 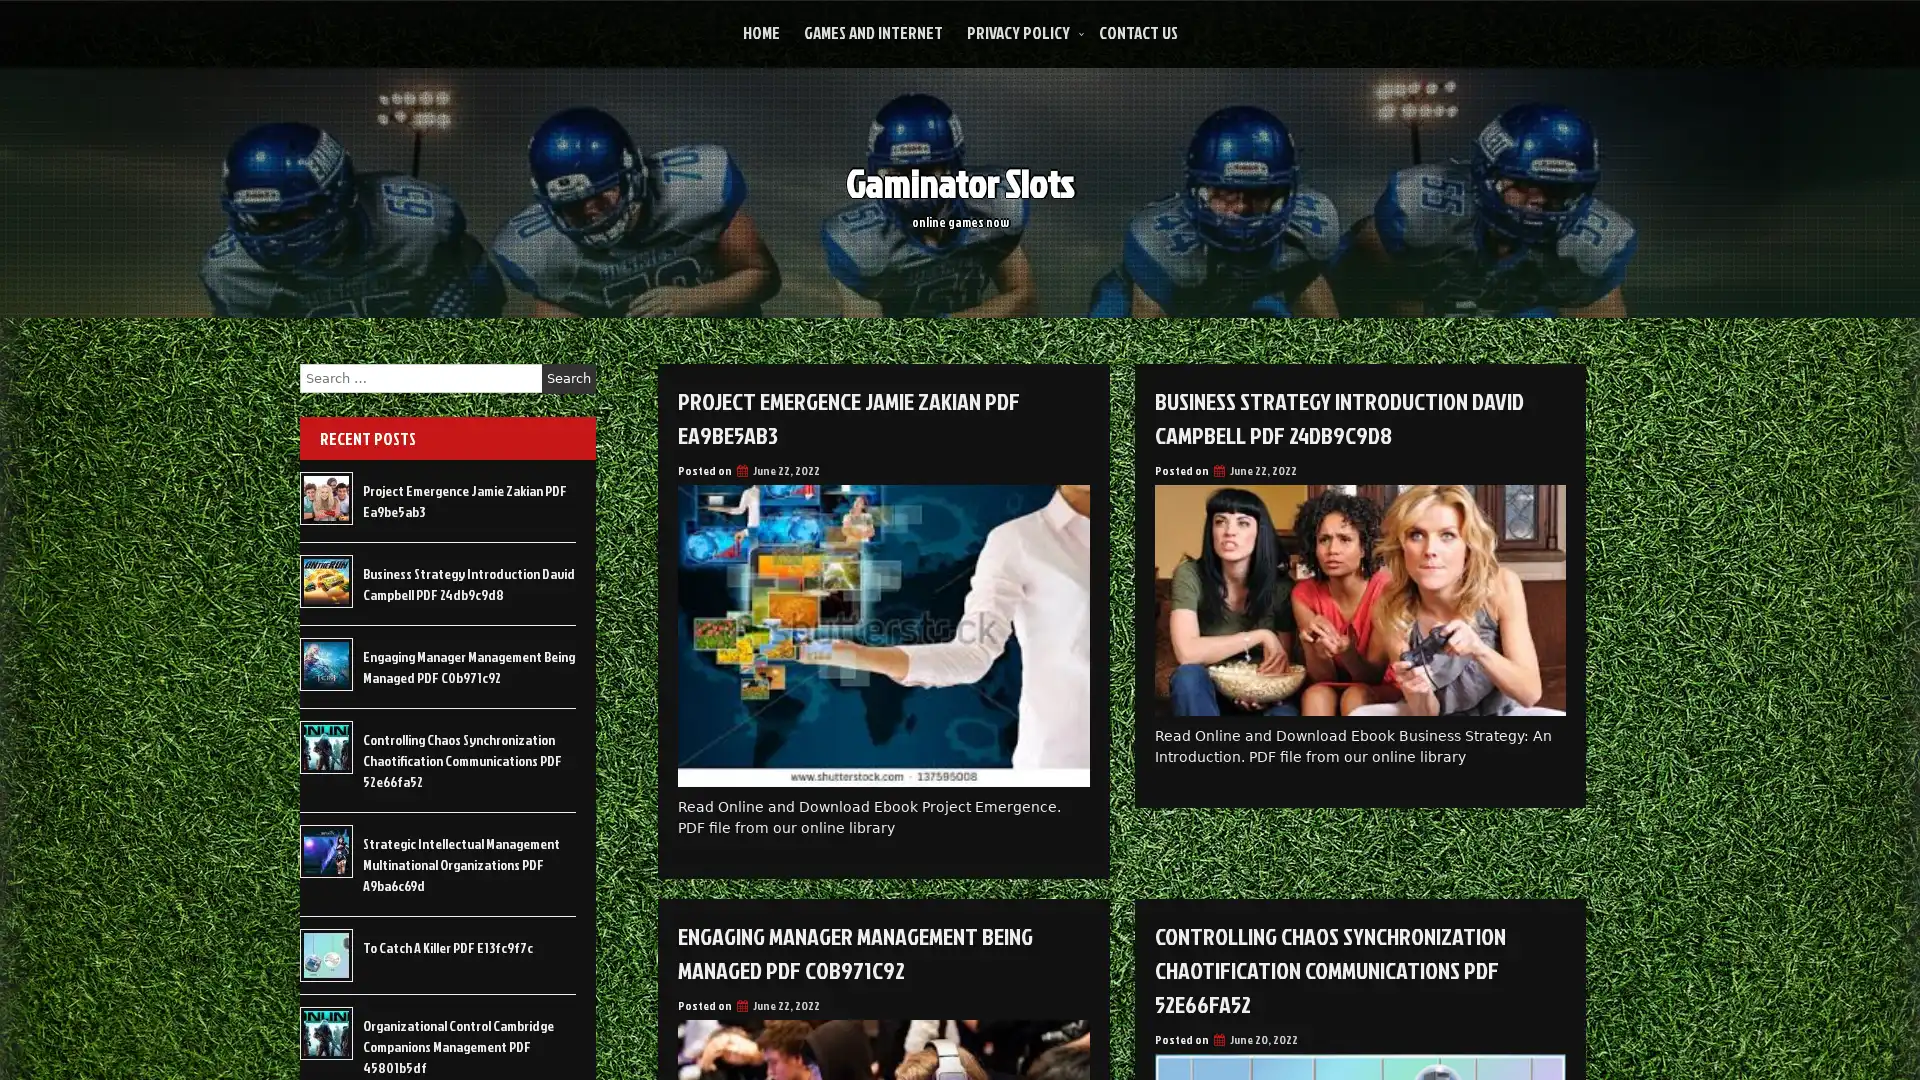 I want to click on Search, so click(x=568, y=378).